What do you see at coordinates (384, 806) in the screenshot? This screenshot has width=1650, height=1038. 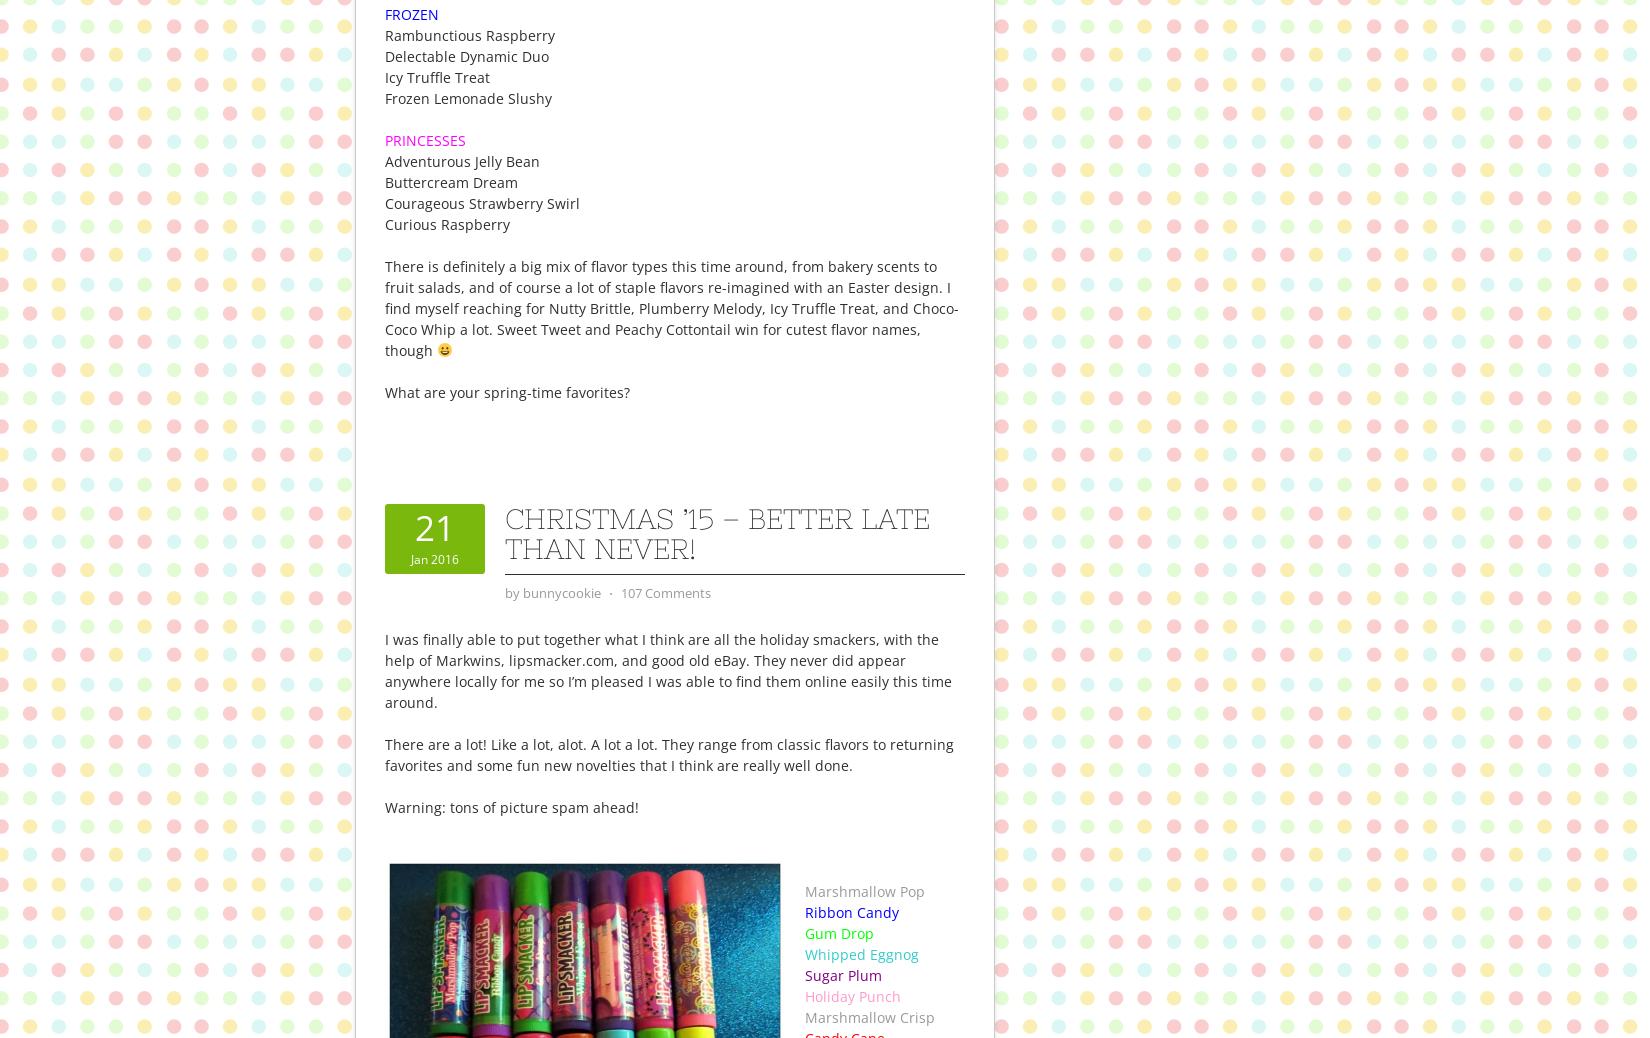 I see `'Warning: tons of picture spam ahead!'` at bounding box center [384, 806].